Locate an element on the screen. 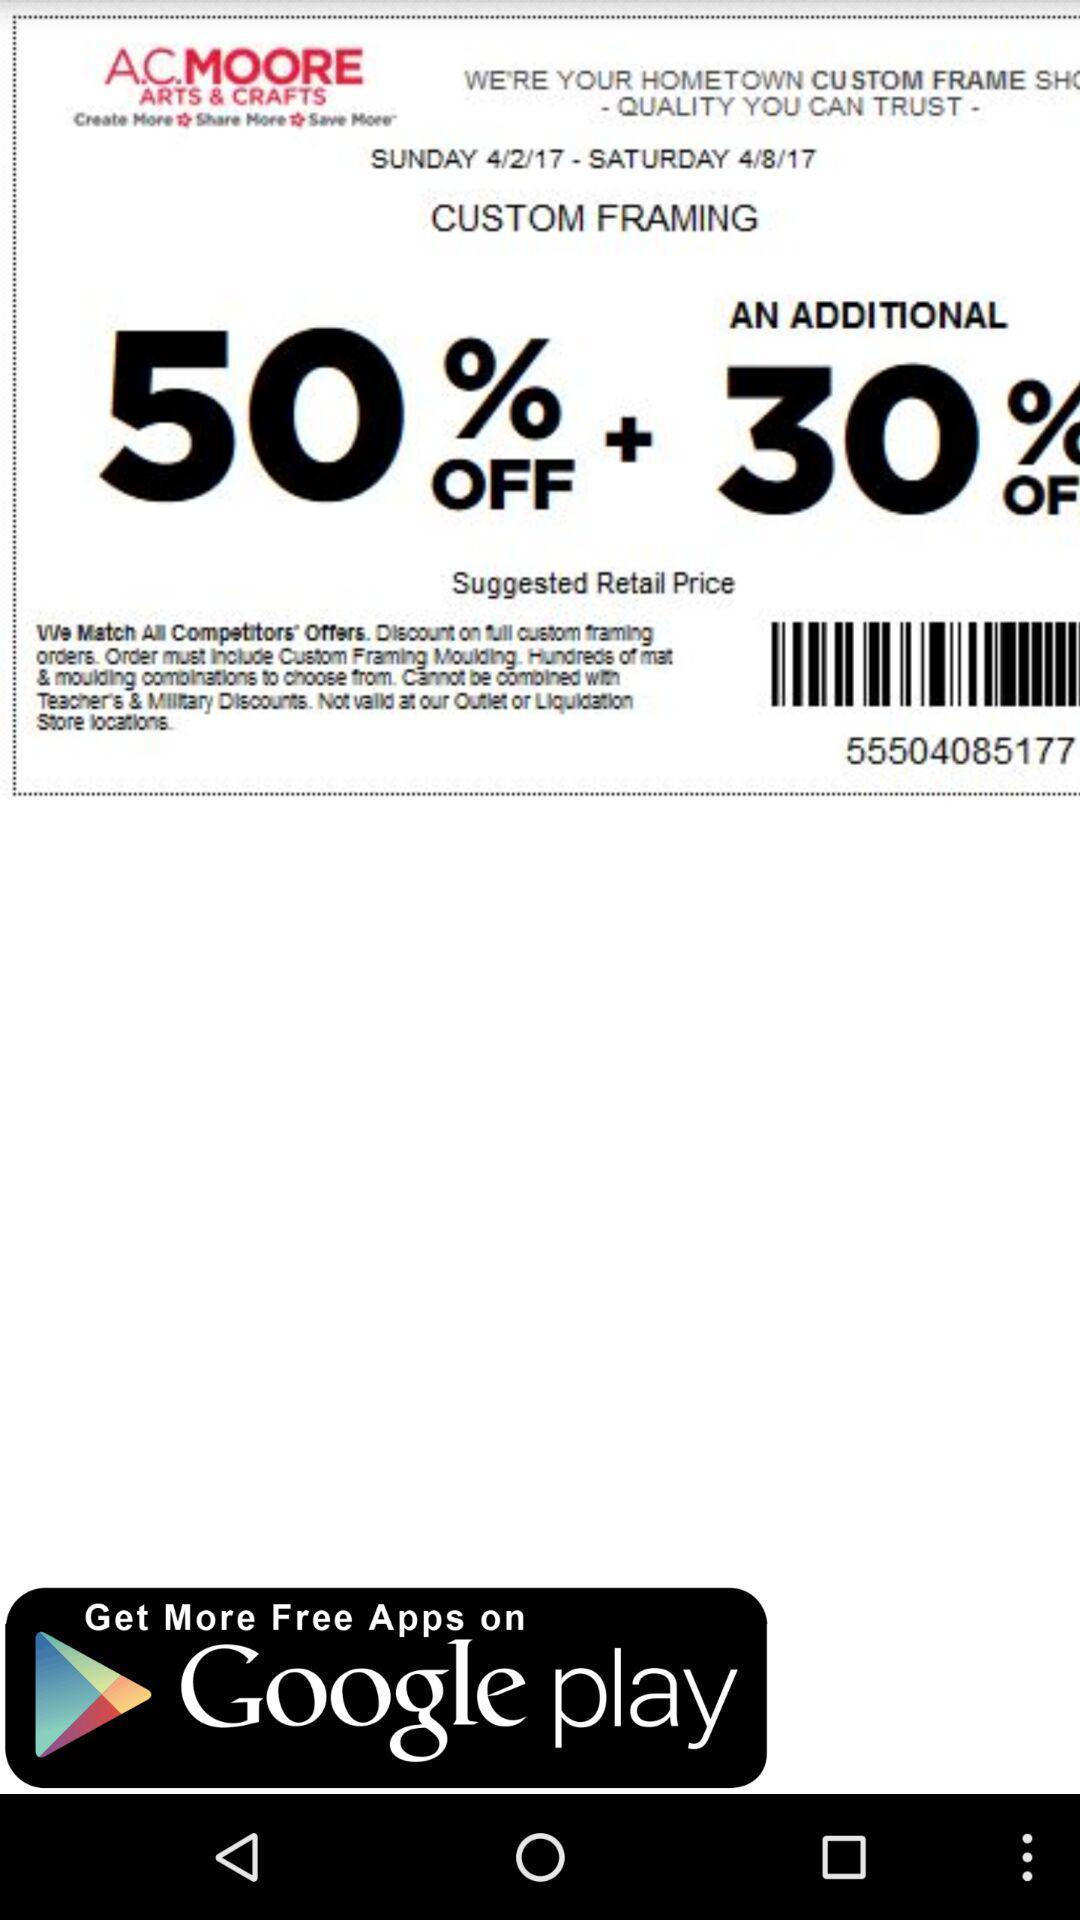 Image resolution: width=1080 pixels, height=1920 pixels. advertisement banner is located at coordinates (386, 1687).